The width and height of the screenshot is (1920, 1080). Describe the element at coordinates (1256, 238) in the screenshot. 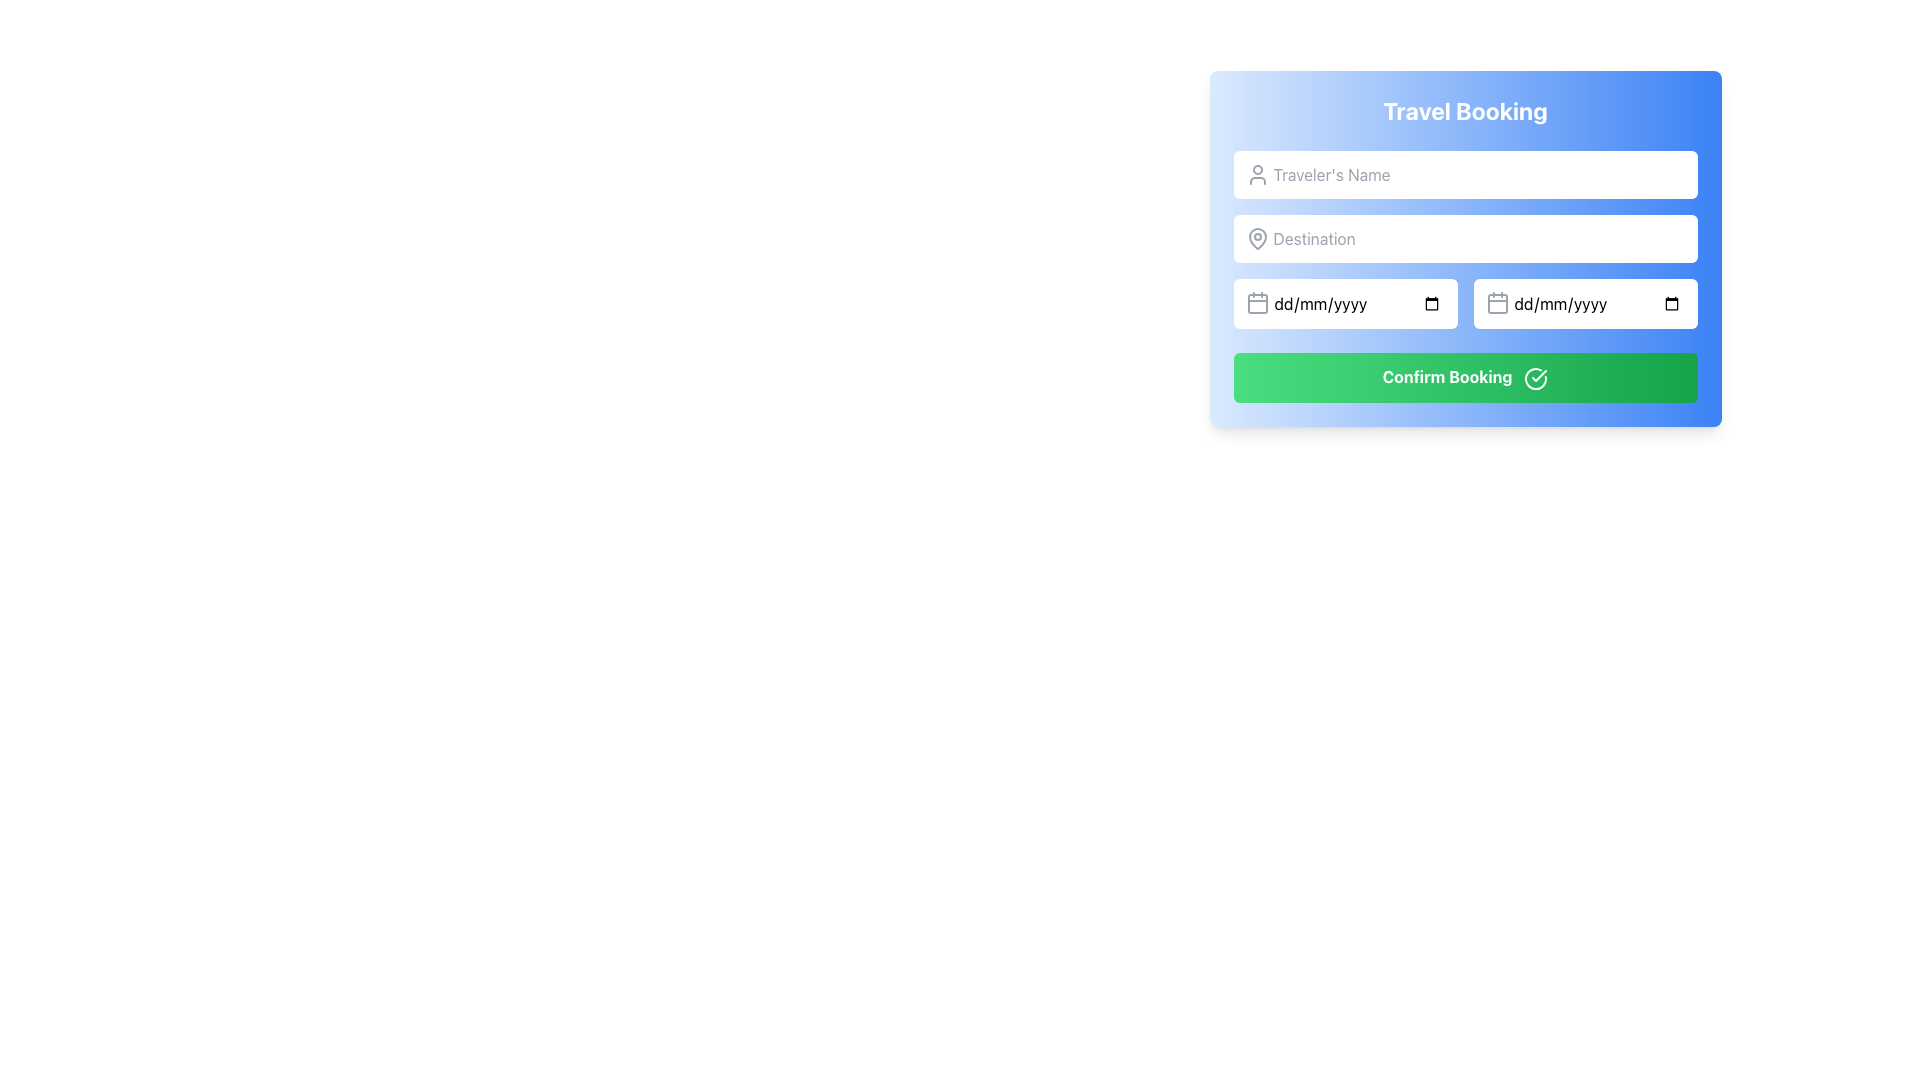

I see `the gray outline map pin icon located inside the 'Destination' input field in the travel booking form, positioned at the top-left corner of the input box` at that location.